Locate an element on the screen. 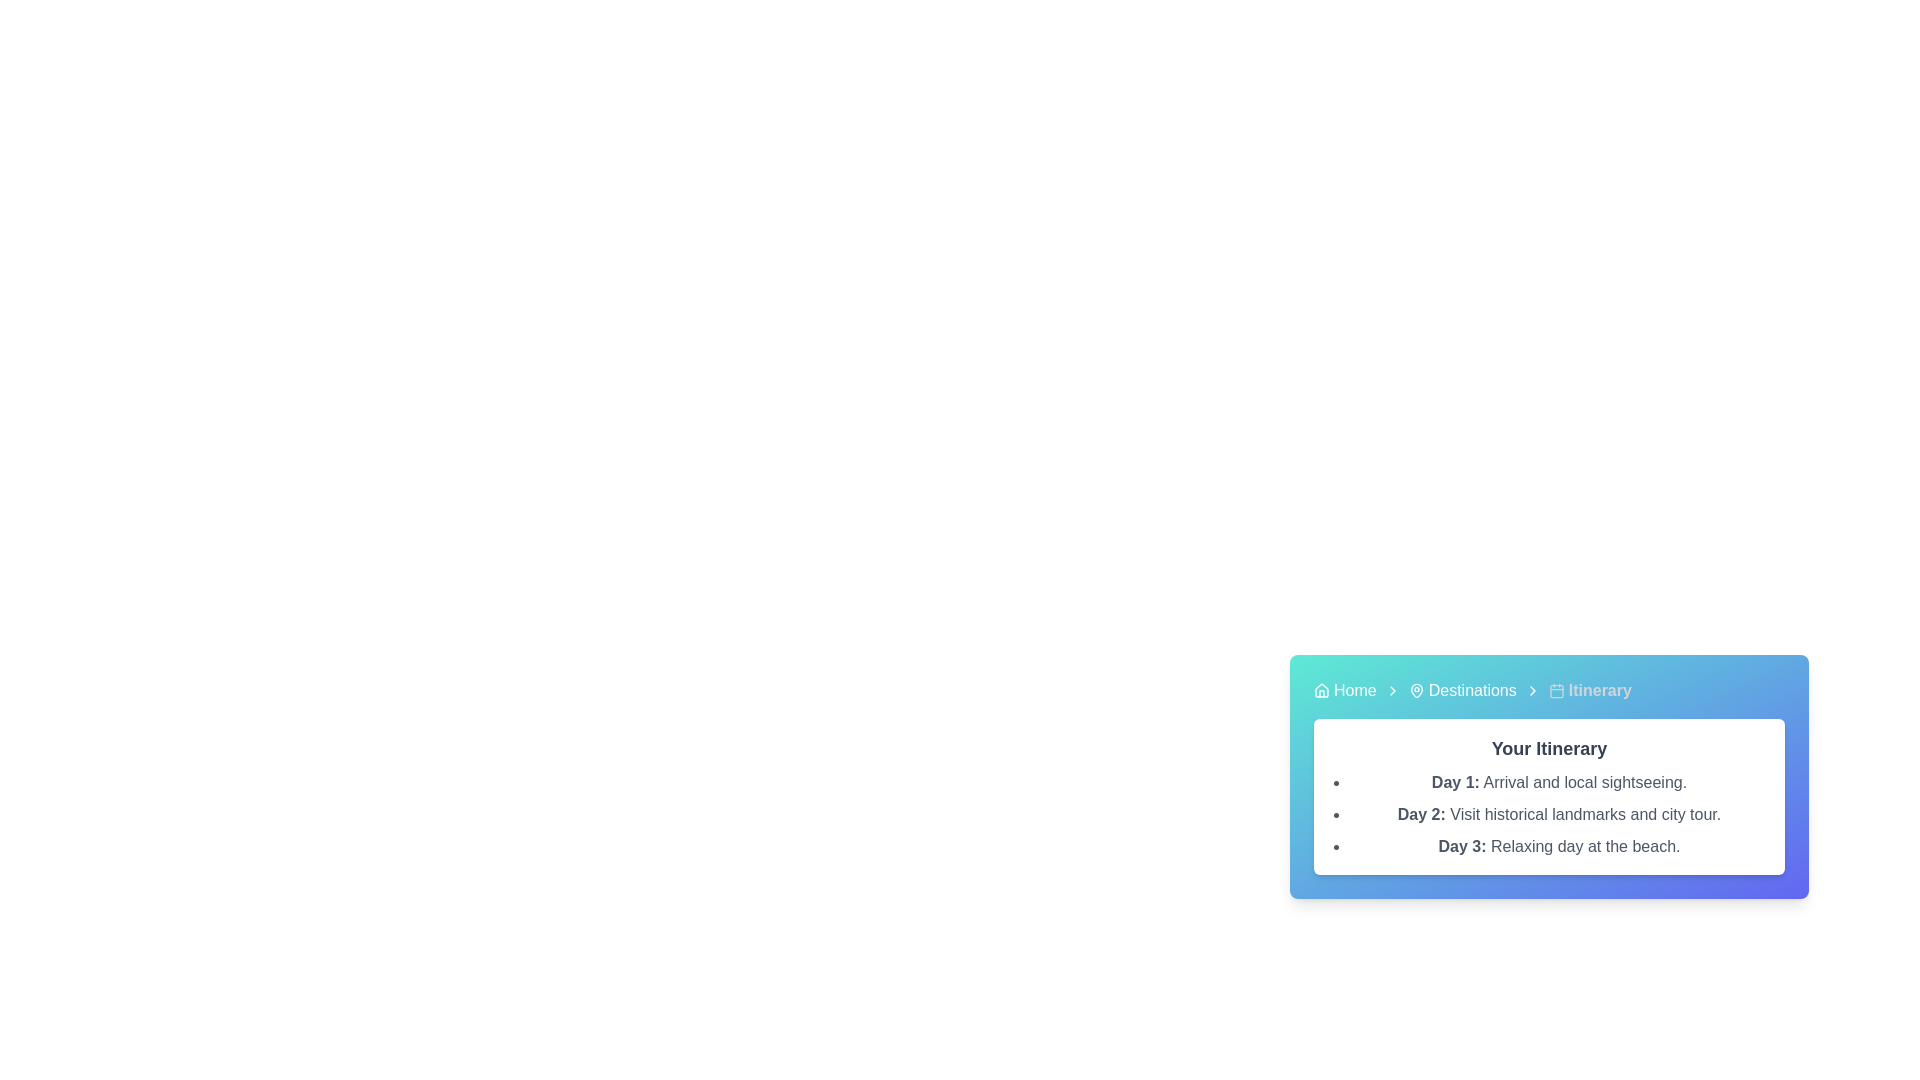 This screenshot has height=1080, width=1920. the Text Display that shows 'Day 2: Visit historical landmarks and city tour.' prominently in gray text, which is the second item in the bulleted list under the section titled 'Your Itinerary' is located at coordinates (1558, 814).